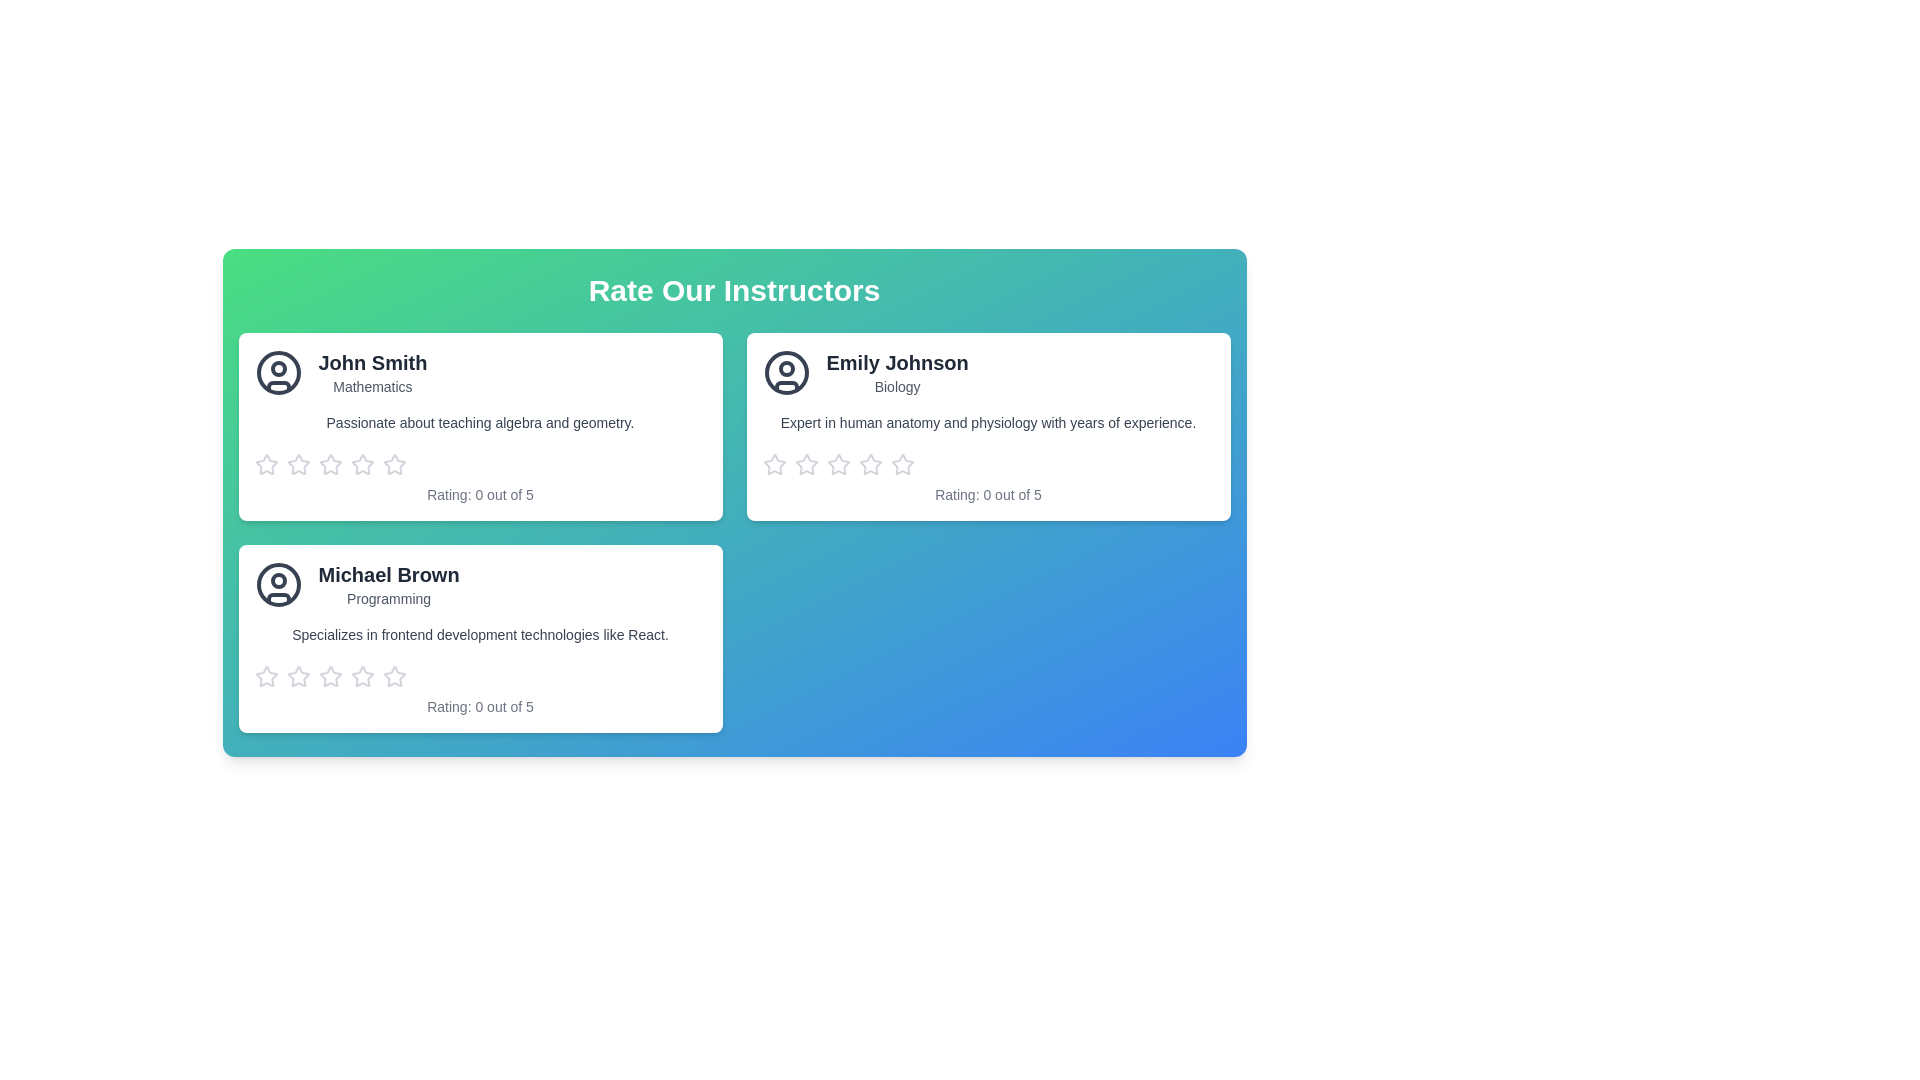 The image size is (1920, 1080). I want to click on the third star icon in the rating section of the instructor card labeled 'Michael Brown - Programming', so click(394, 675).